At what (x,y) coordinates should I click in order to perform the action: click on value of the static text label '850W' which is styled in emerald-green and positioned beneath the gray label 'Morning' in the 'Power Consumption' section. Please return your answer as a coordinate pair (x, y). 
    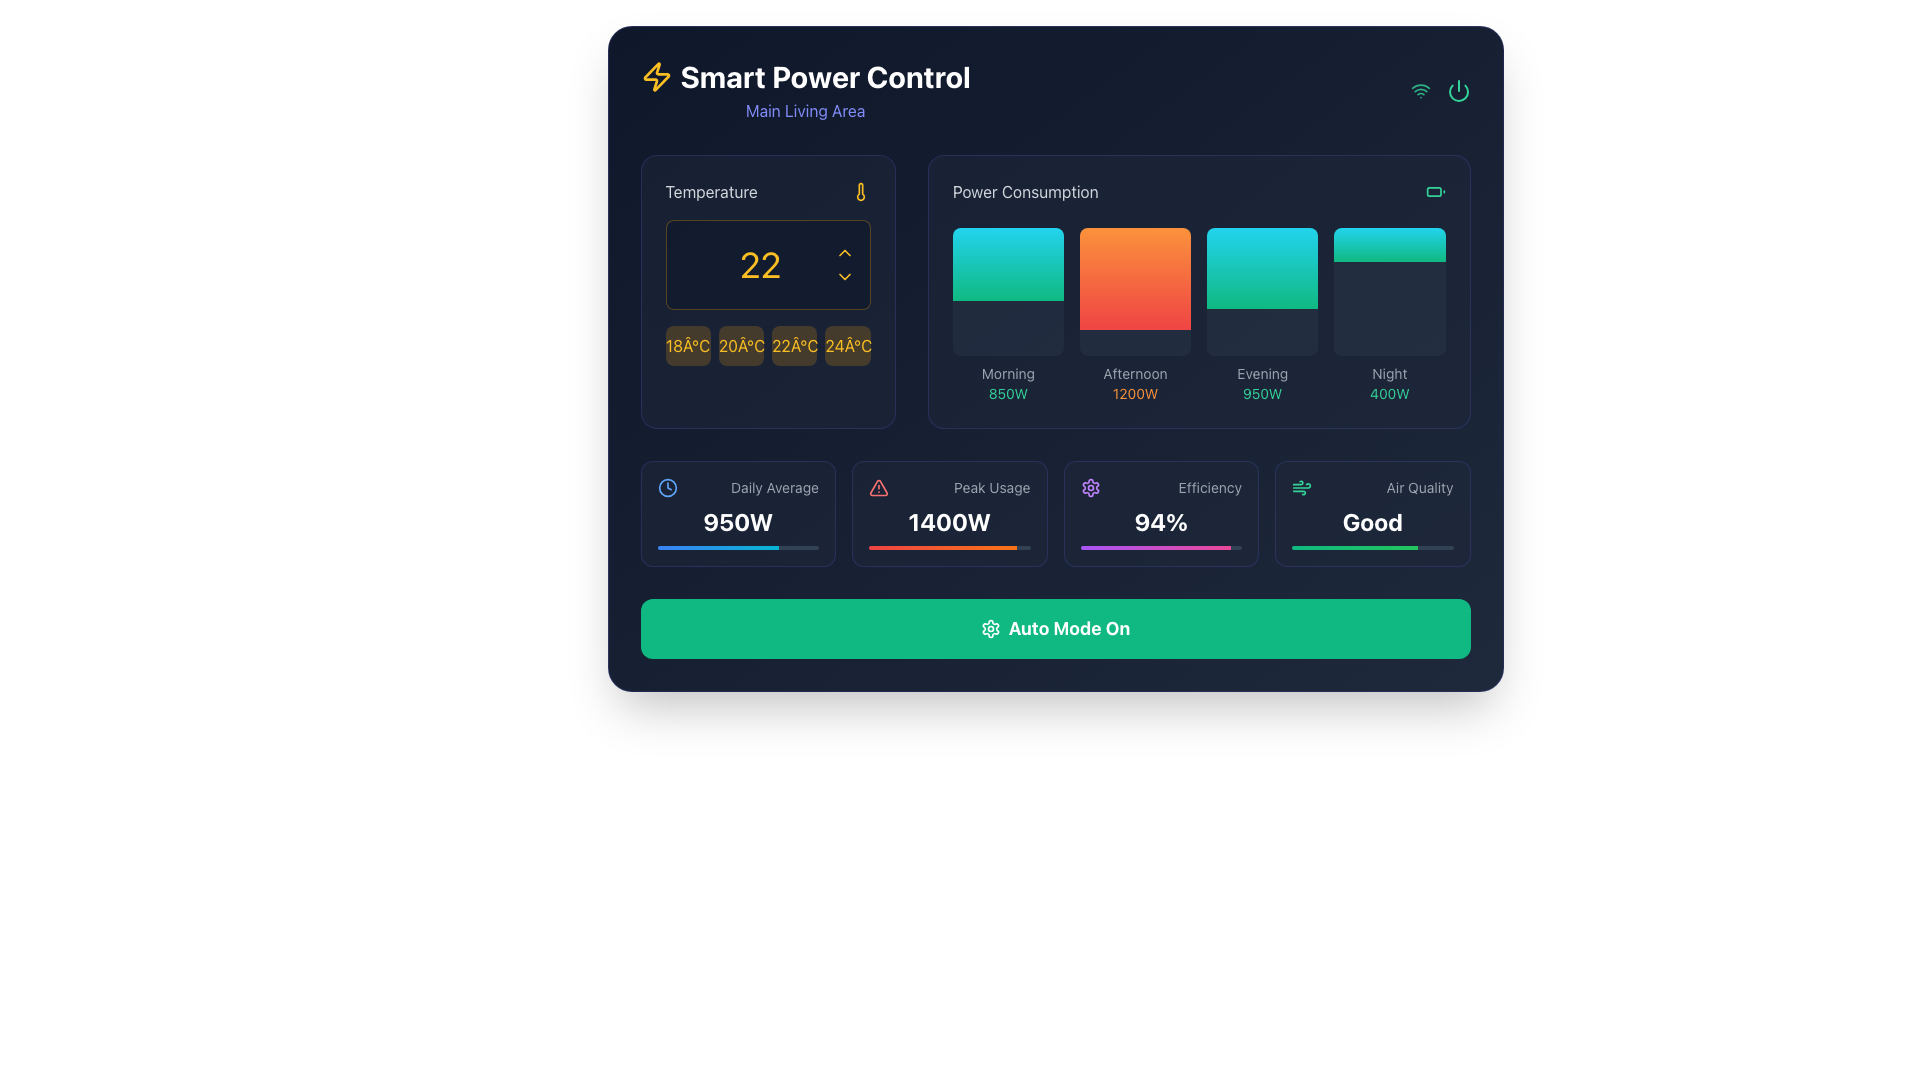
    Looking at the image, I should click on (1008, 393).